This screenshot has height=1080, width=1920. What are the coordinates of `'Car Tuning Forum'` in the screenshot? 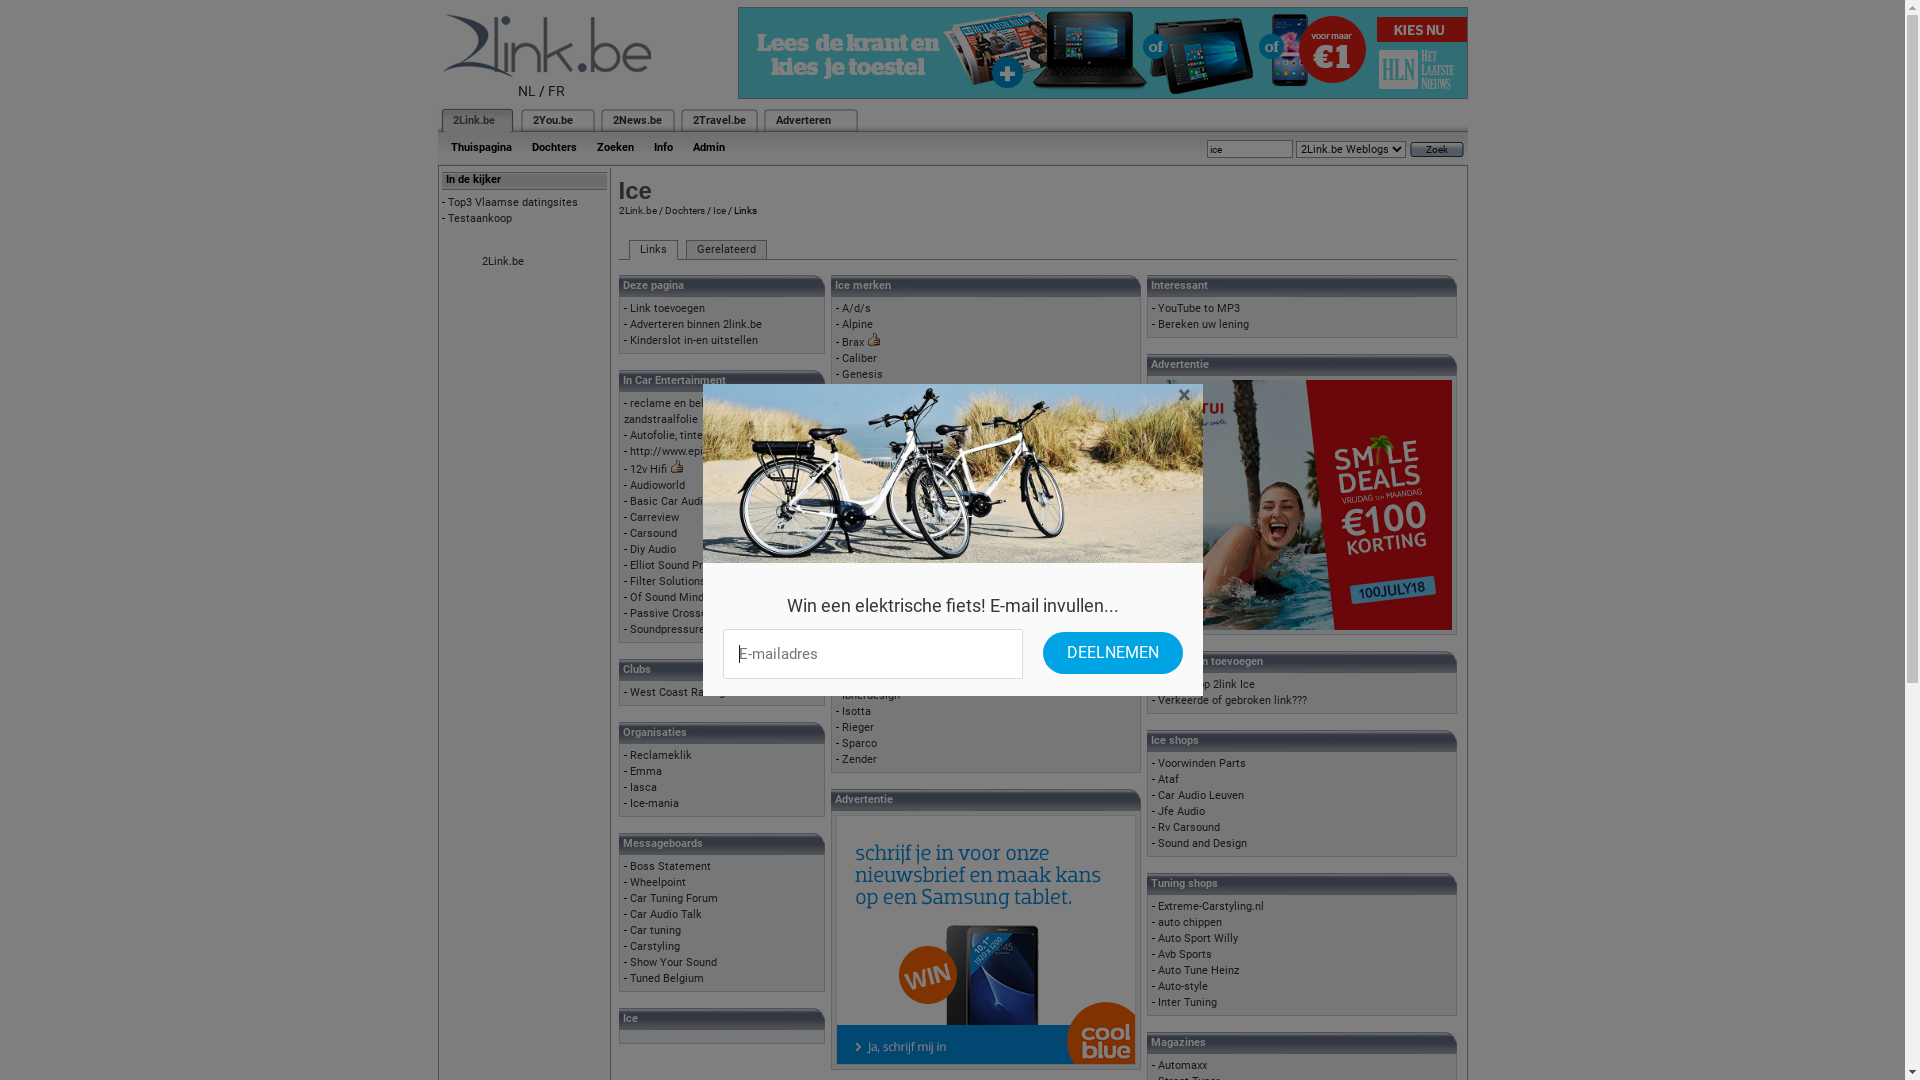 It's located at (673, 897).